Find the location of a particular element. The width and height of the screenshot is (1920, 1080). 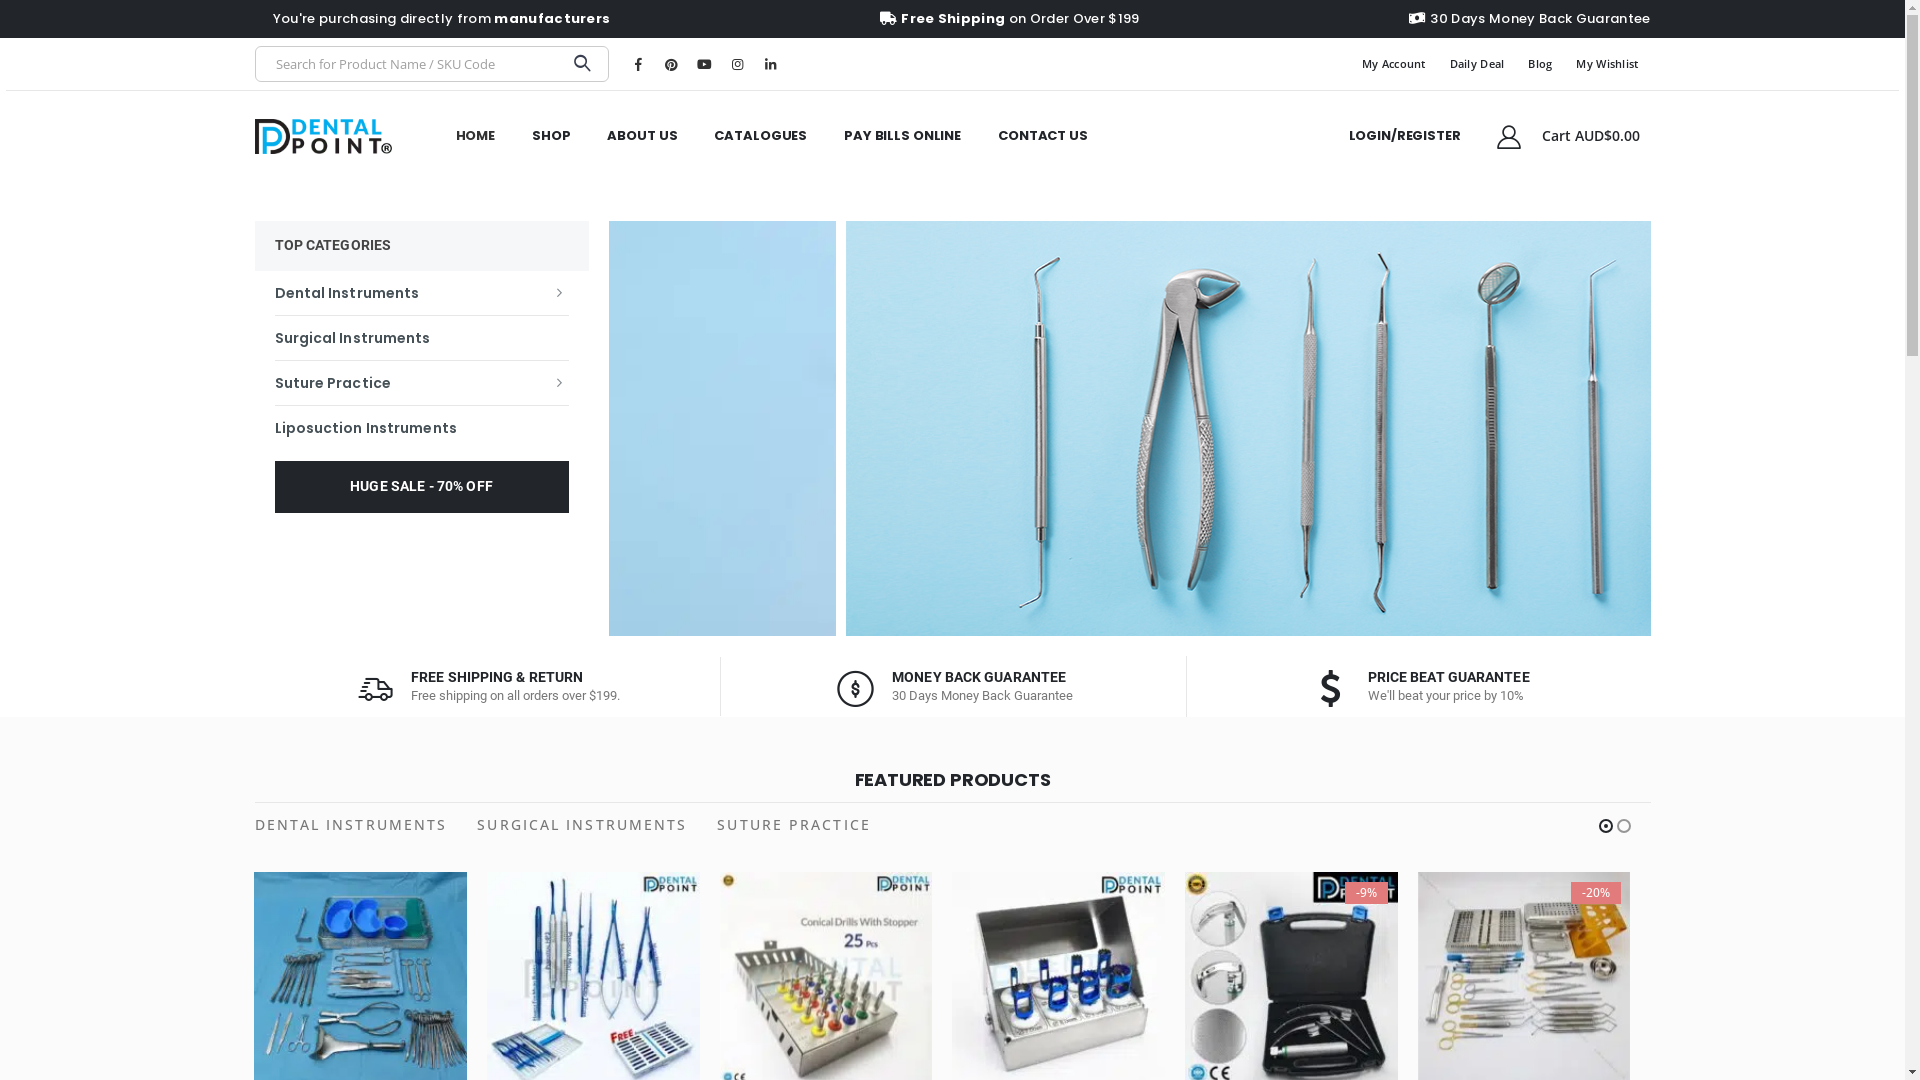

'SHOP' is located at coordinates (551, 135).